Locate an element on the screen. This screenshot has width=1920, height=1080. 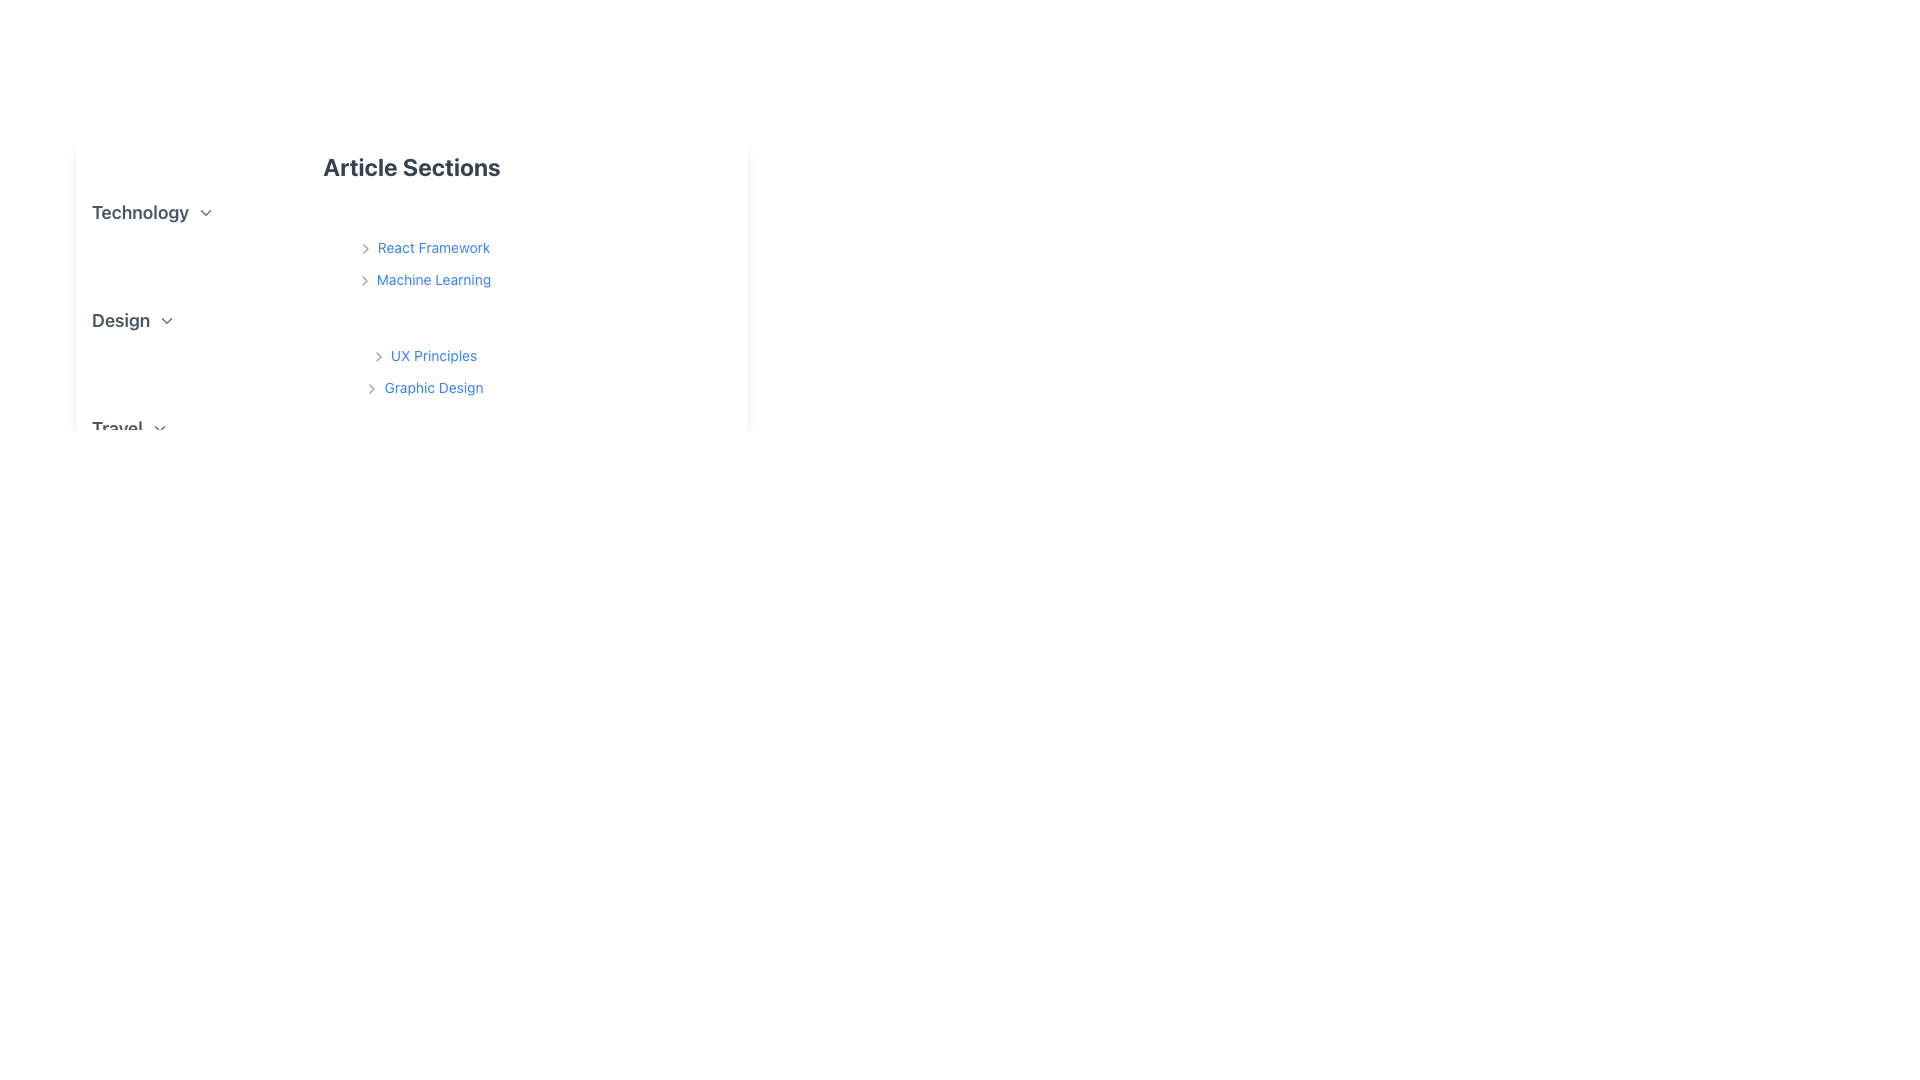
the 'Machine Learning' hyperlink, which is styled in blue with an underline and has a right-facing arrow icon to its left is located at coordinates (422, 278).